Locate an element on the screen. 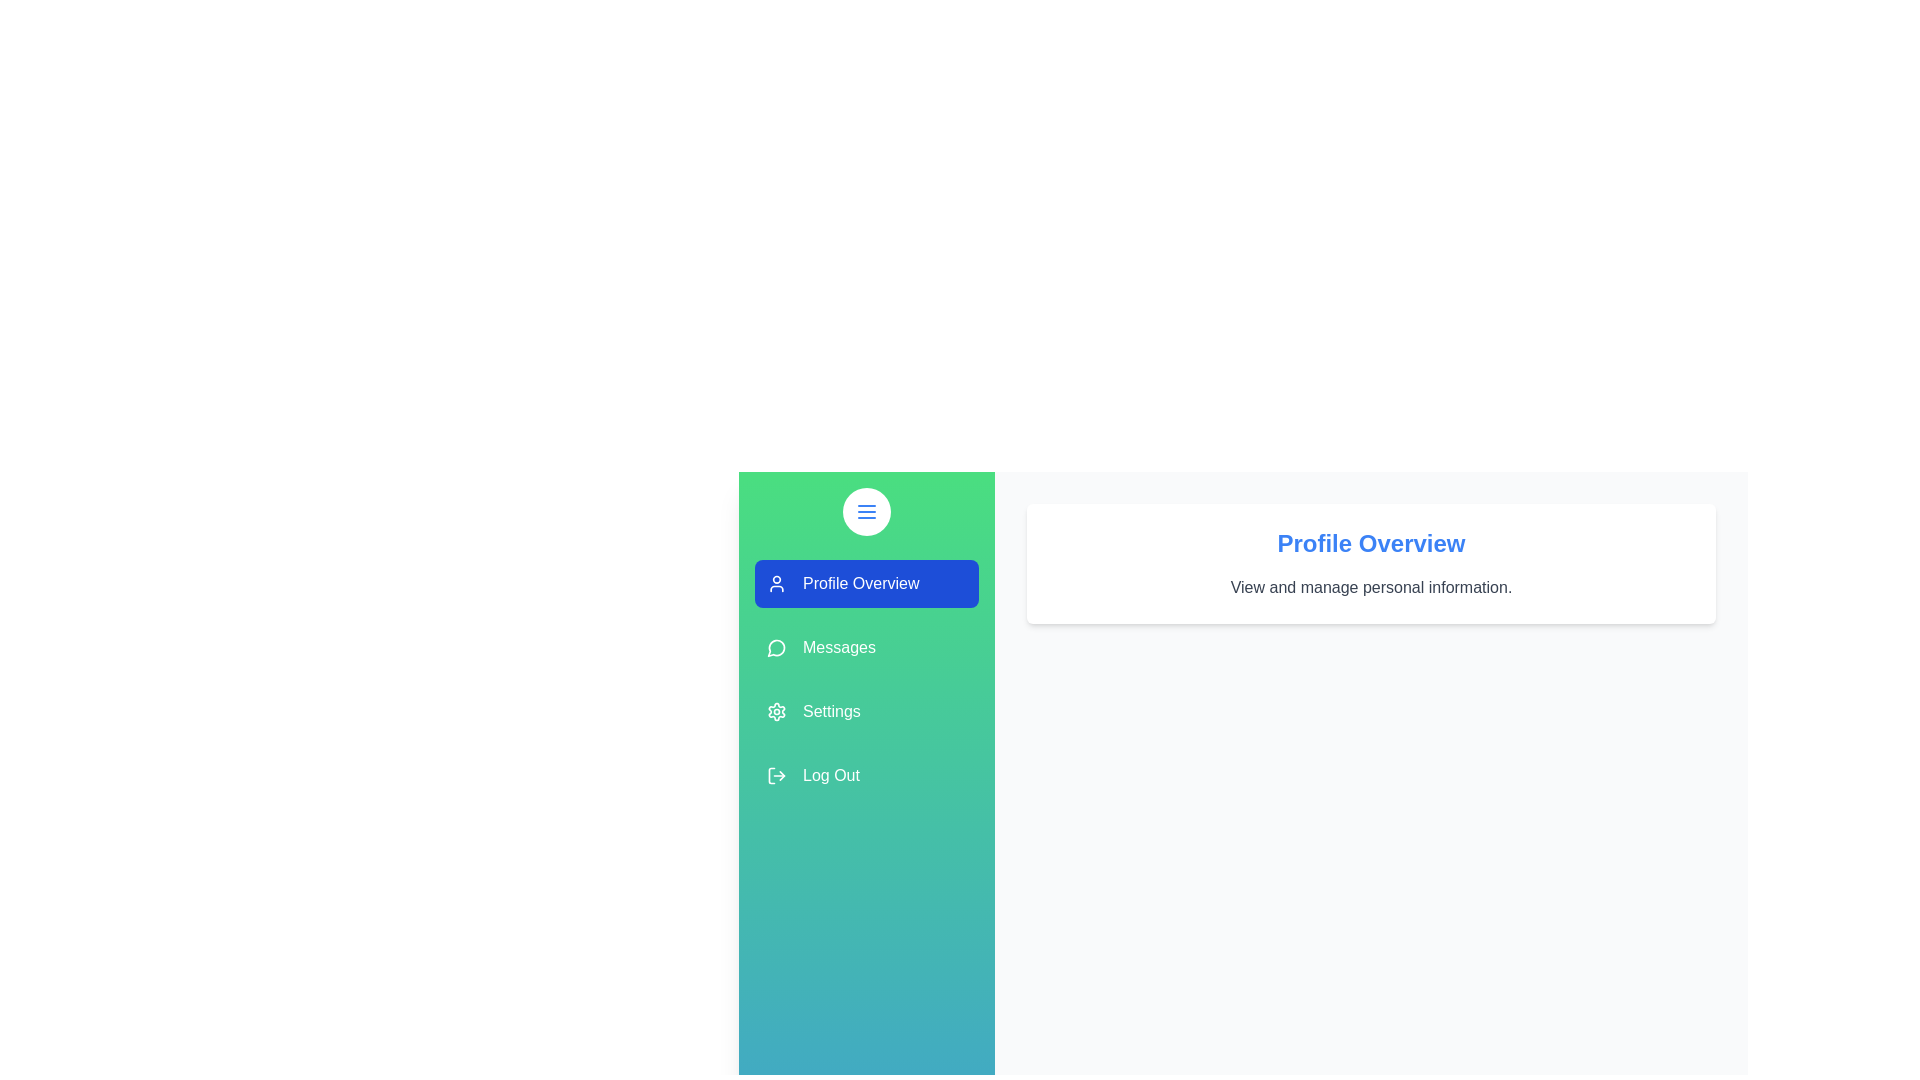 The height and width of the screenshot is (1080, 1920). the menu item Log Out to observe its visual feedback is located at coordinates (867, 774).